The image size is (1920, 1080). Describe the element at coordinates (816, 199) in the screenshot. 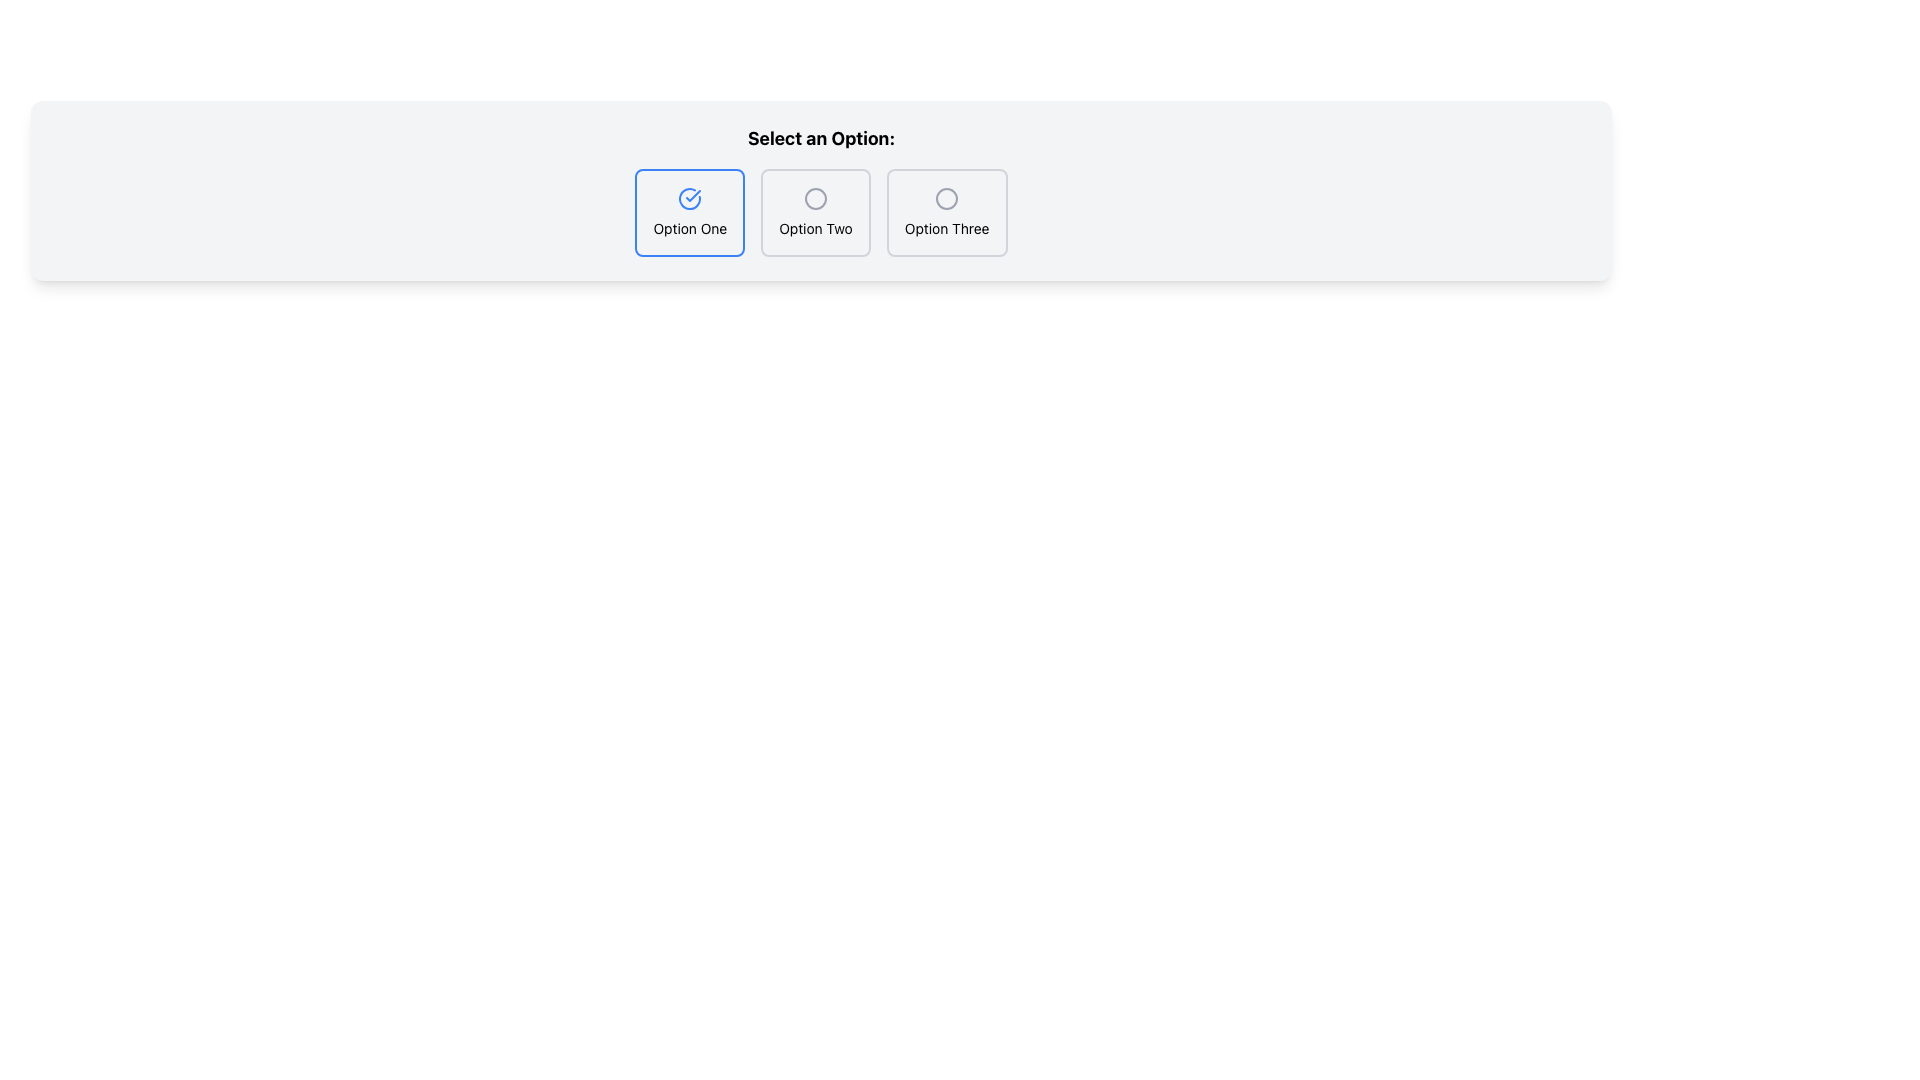

I see `the circular marker of the Radio button indicator for 'Option Two'` at that location.